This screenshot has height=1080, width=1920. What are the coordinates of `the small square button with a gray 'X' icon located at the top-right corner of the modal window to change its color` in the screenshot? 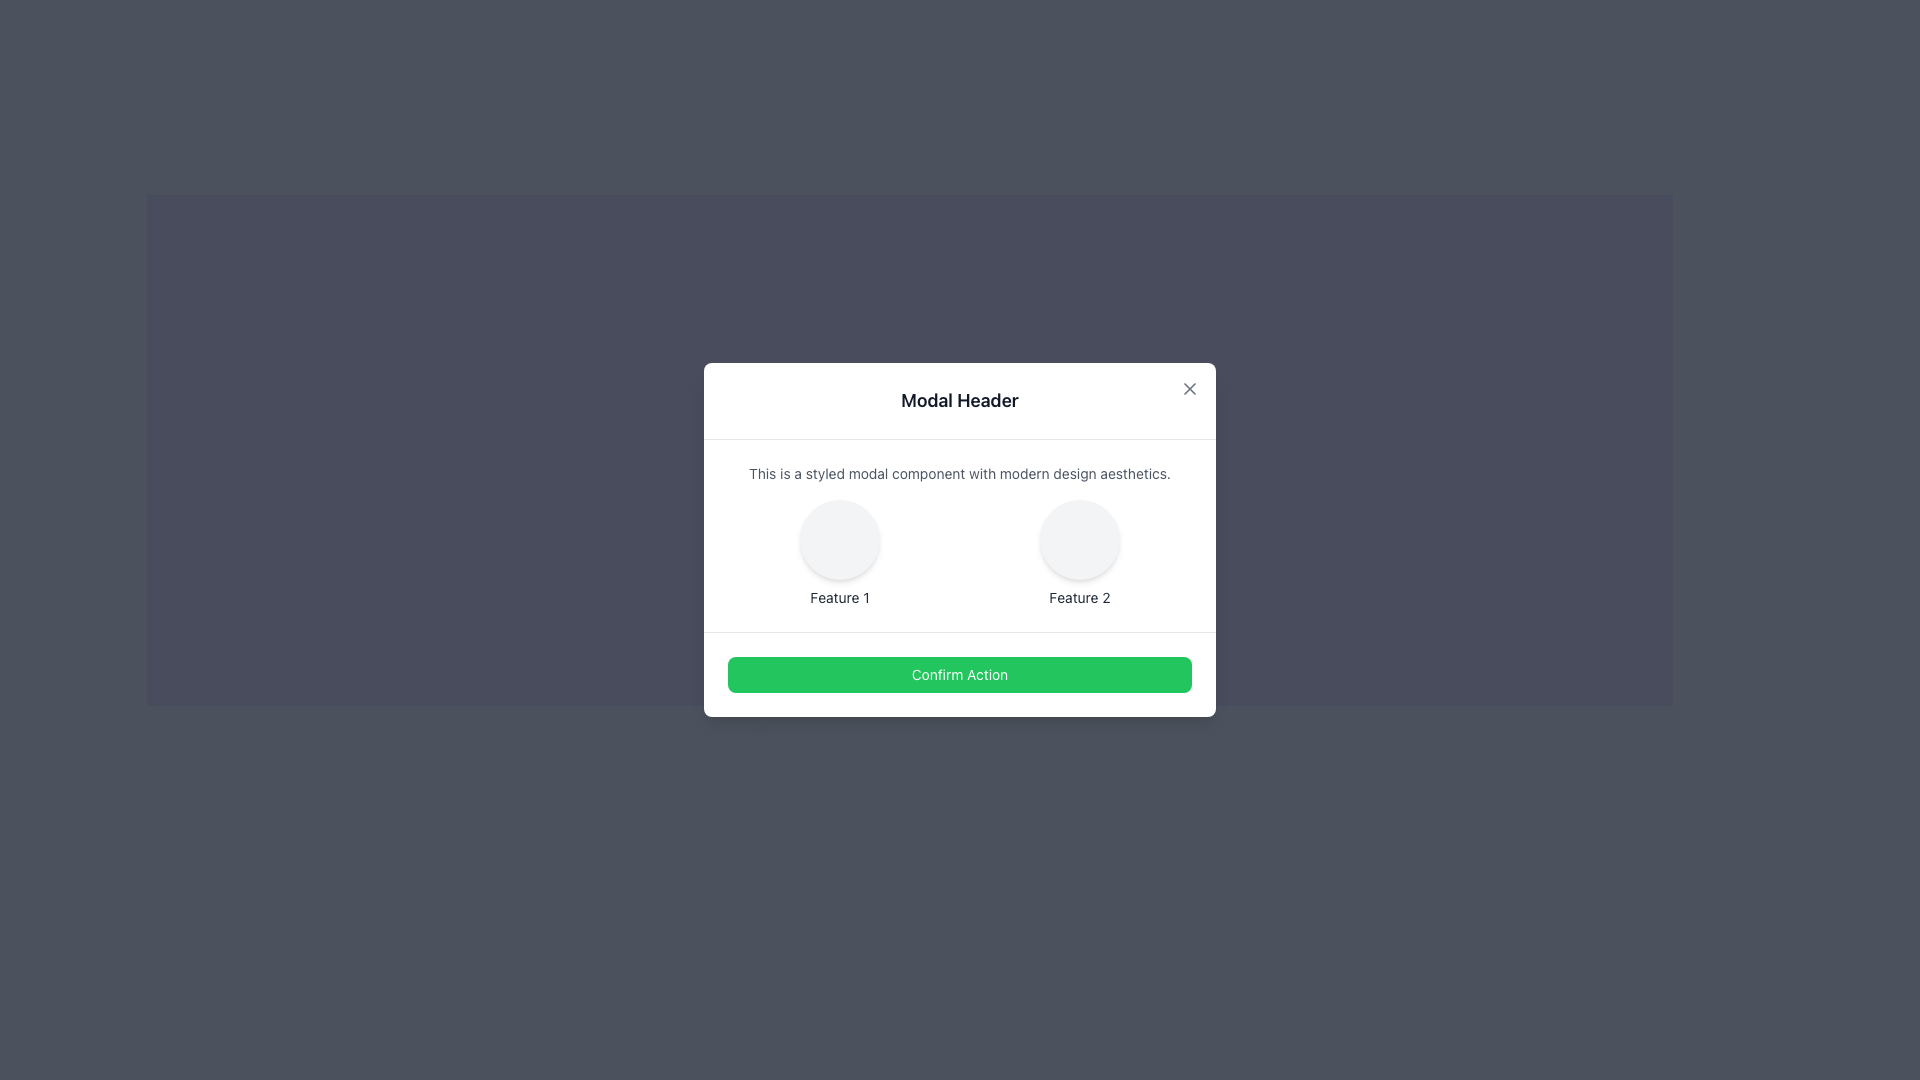 It's located at (1190, 389).